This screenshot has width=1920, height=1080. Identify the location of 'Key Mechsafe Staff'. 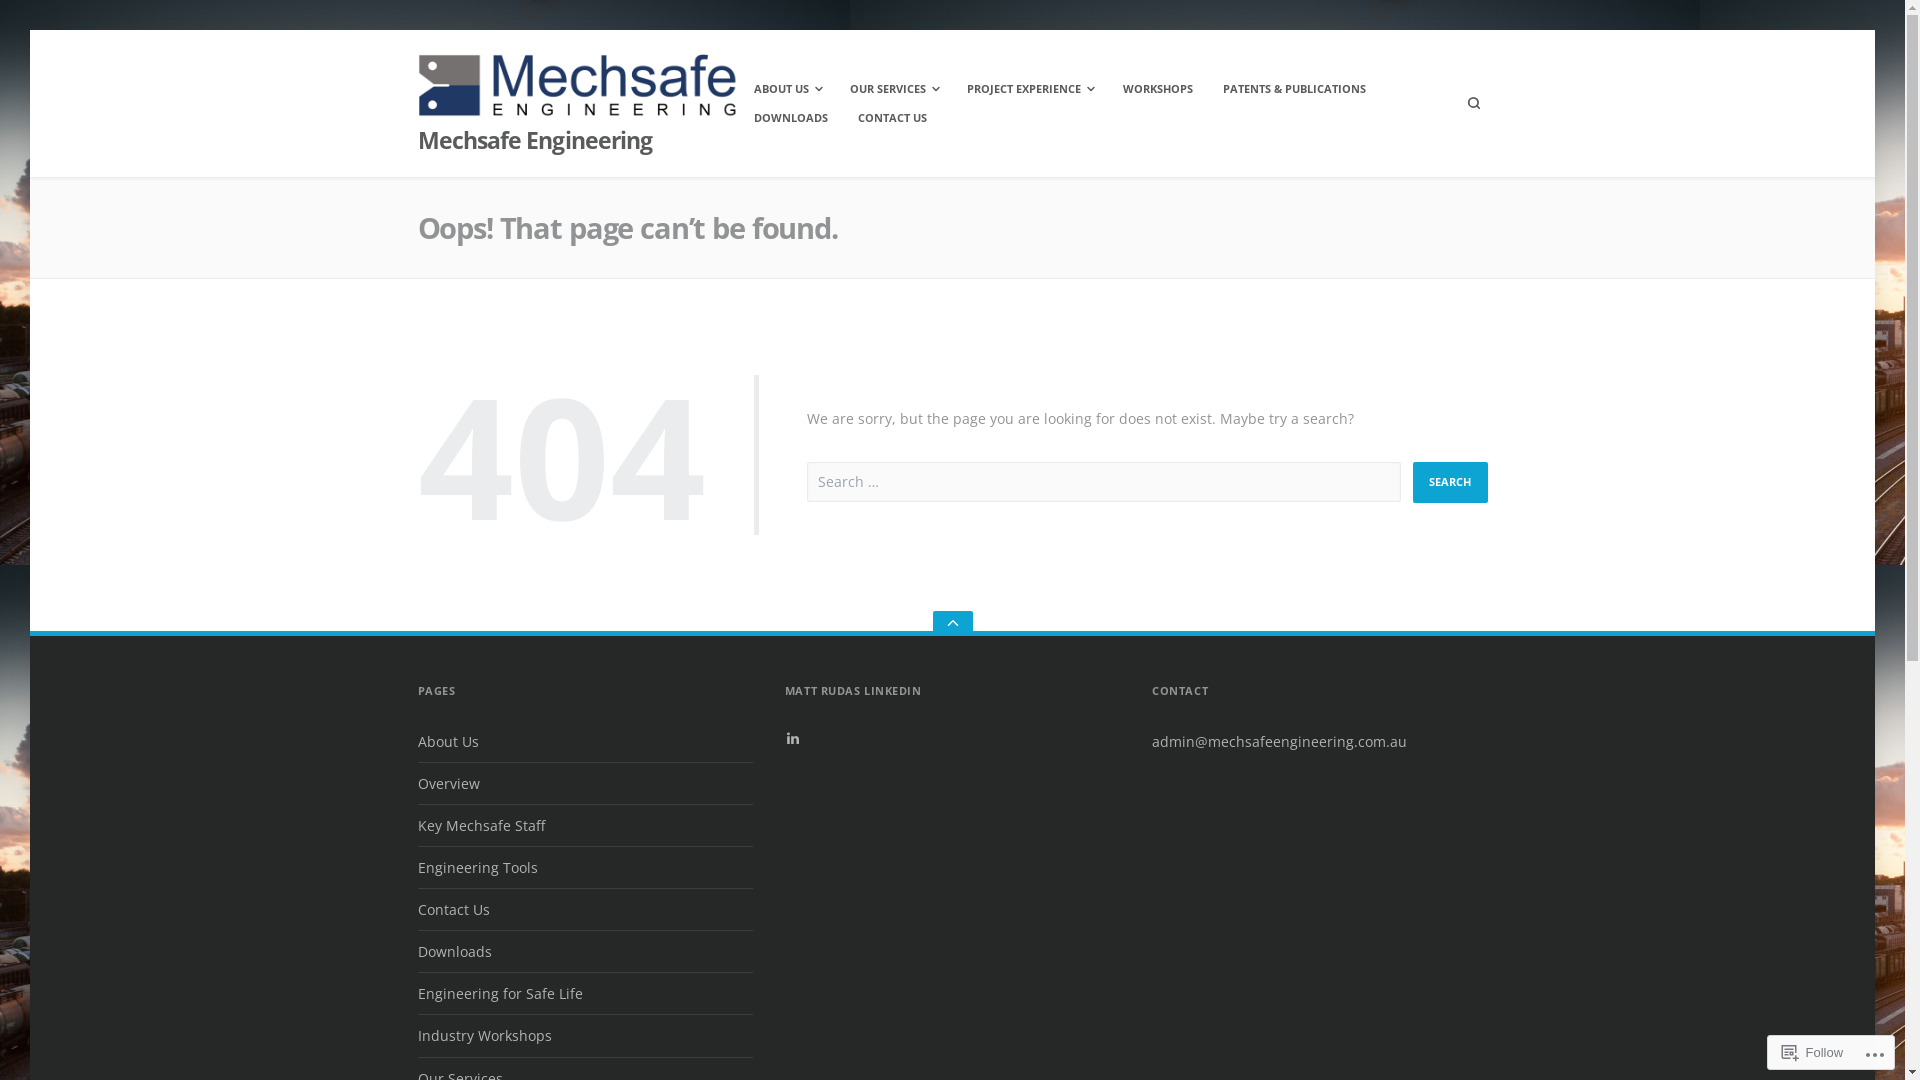
(481, 825).